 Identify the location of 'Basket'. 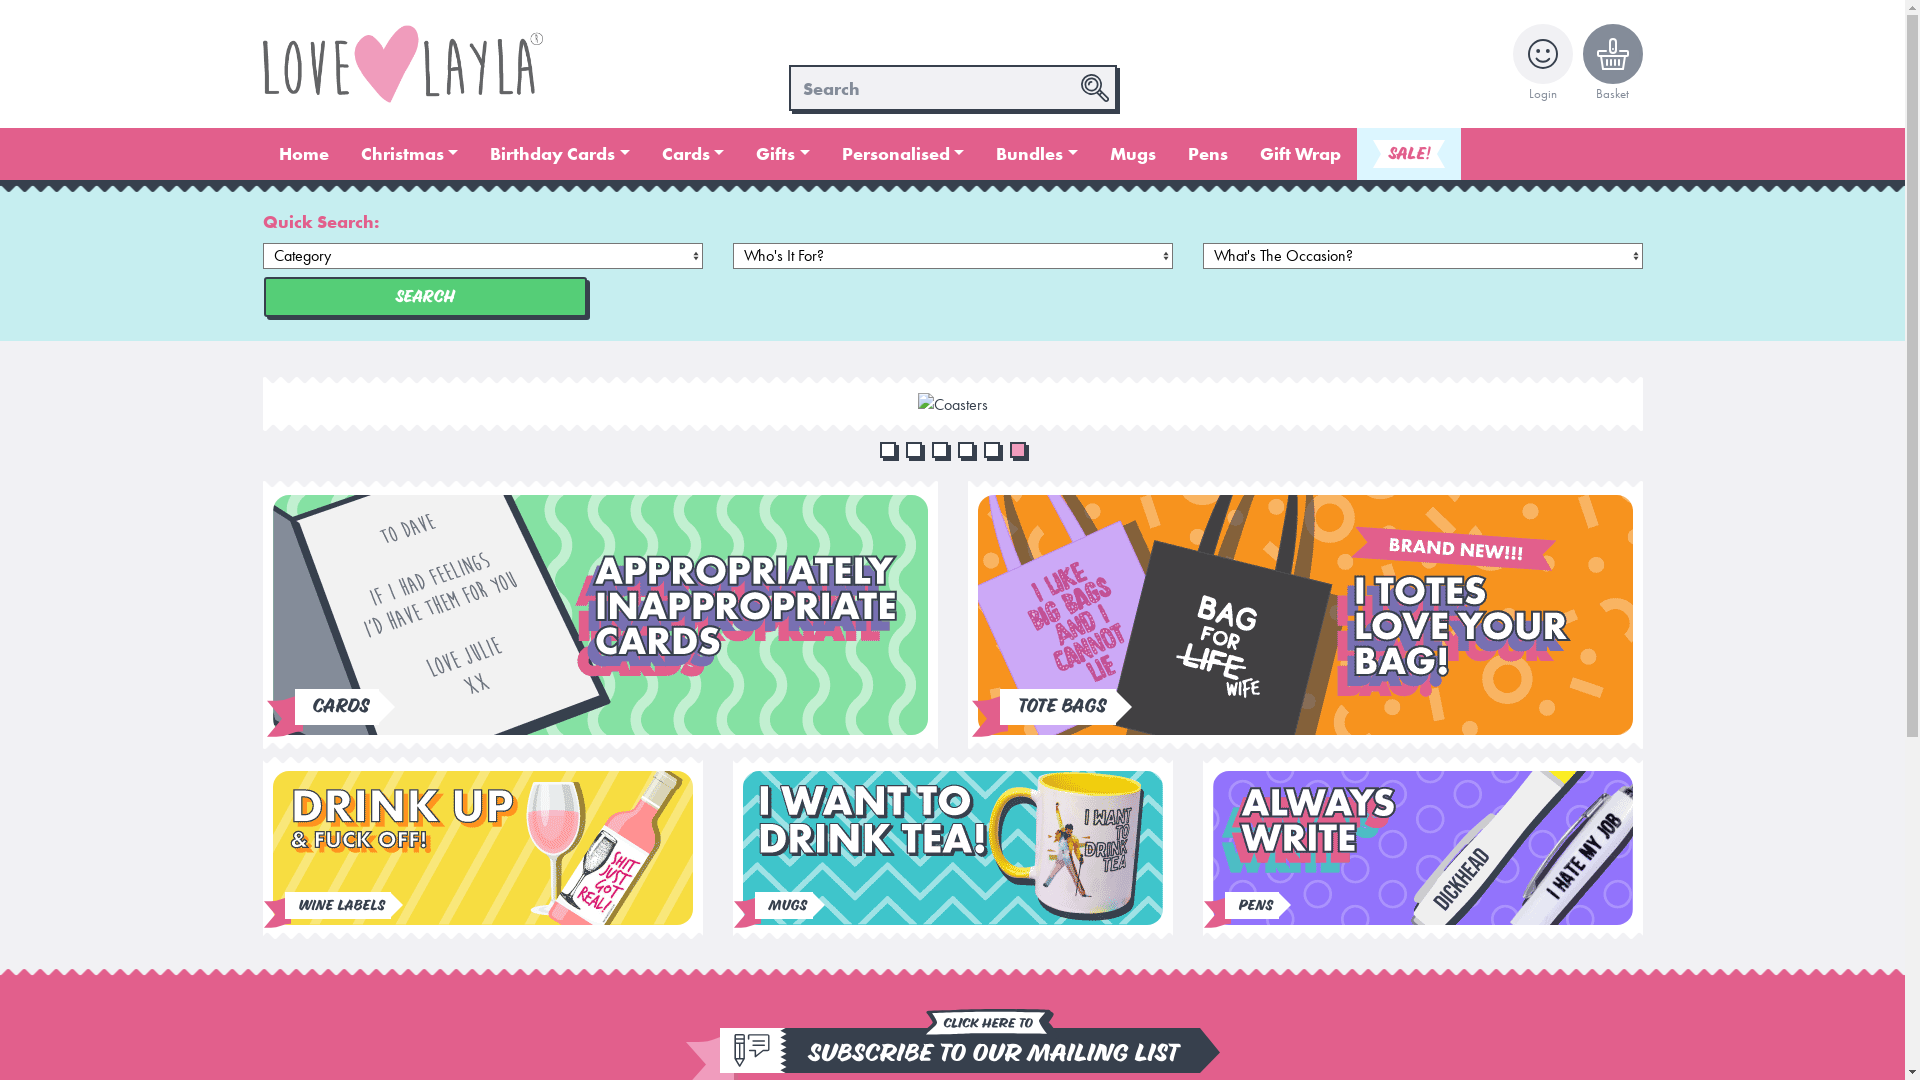
(1581, 63).